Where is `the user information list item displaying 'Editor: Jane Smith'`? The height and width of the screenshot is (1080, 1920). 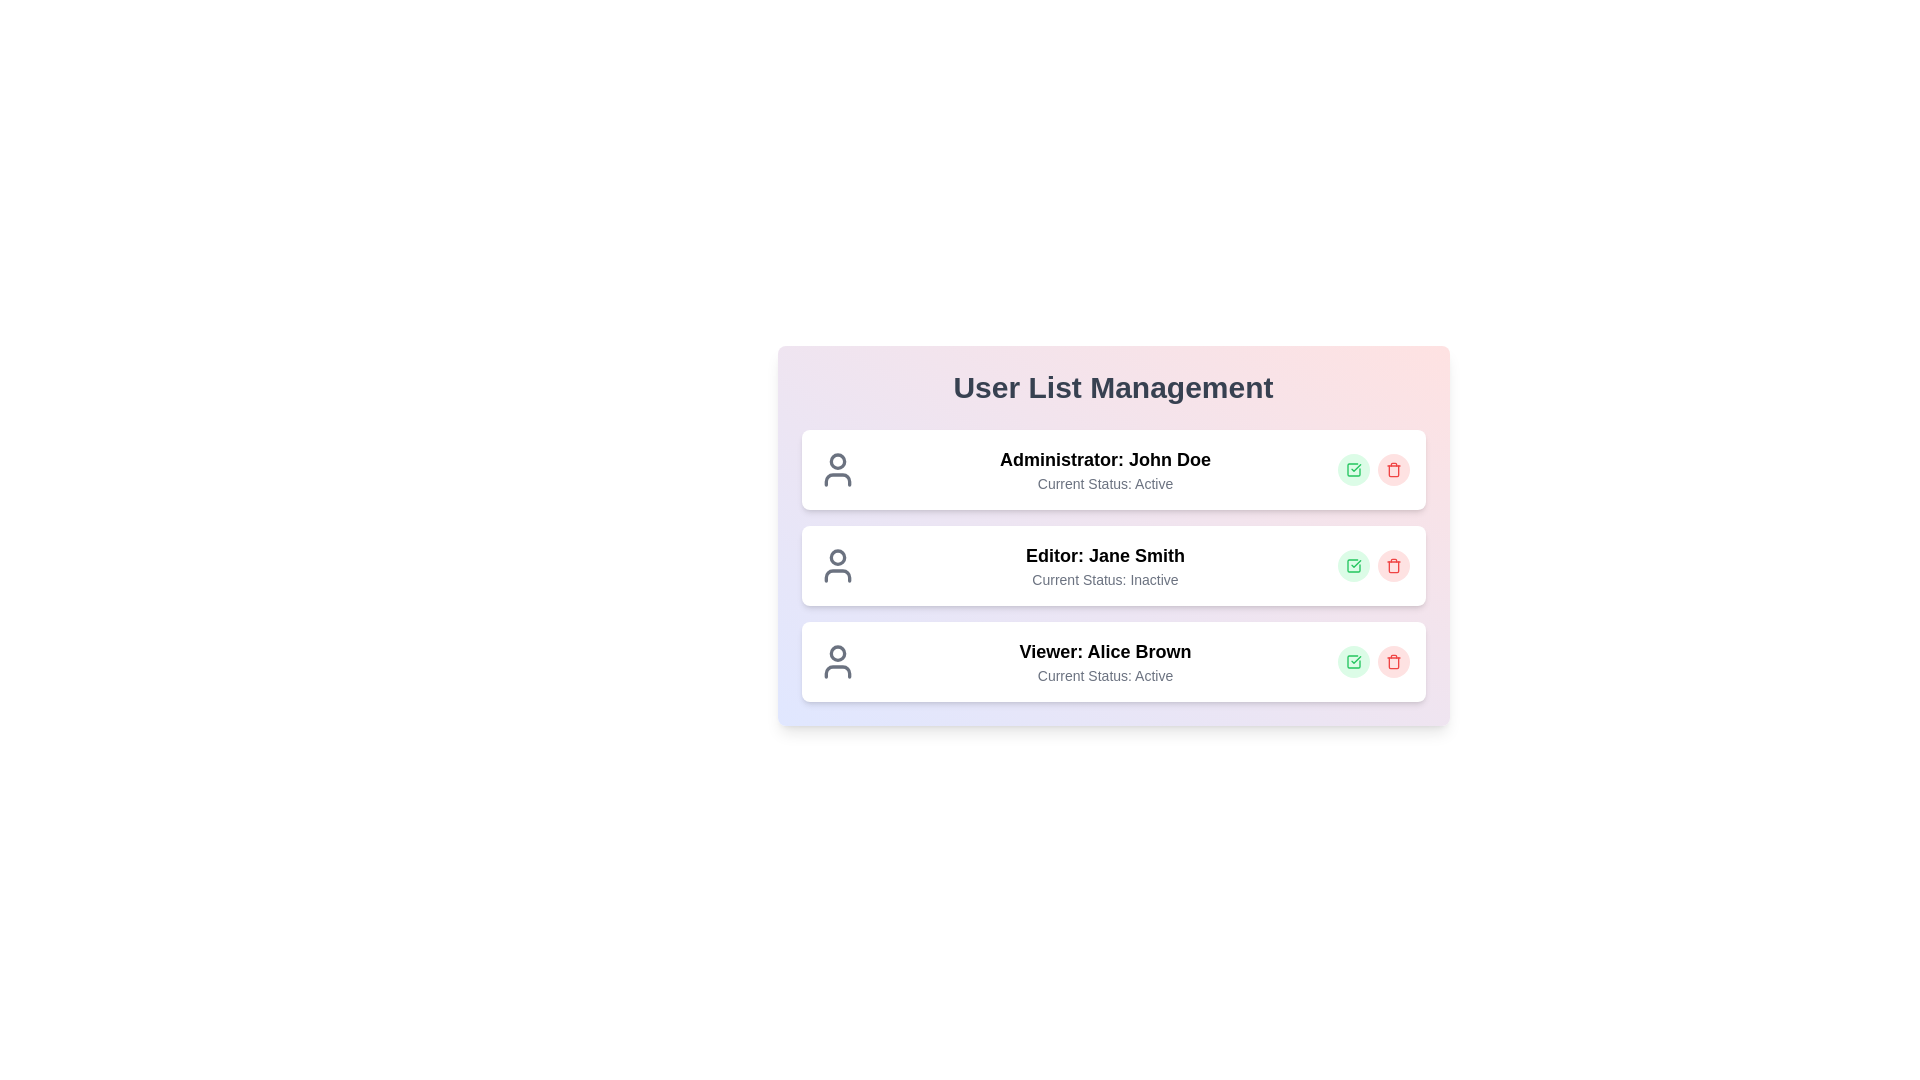 the user information list item displaying 'Editor: Jane Smith' is located at coordinates (1112, 566).